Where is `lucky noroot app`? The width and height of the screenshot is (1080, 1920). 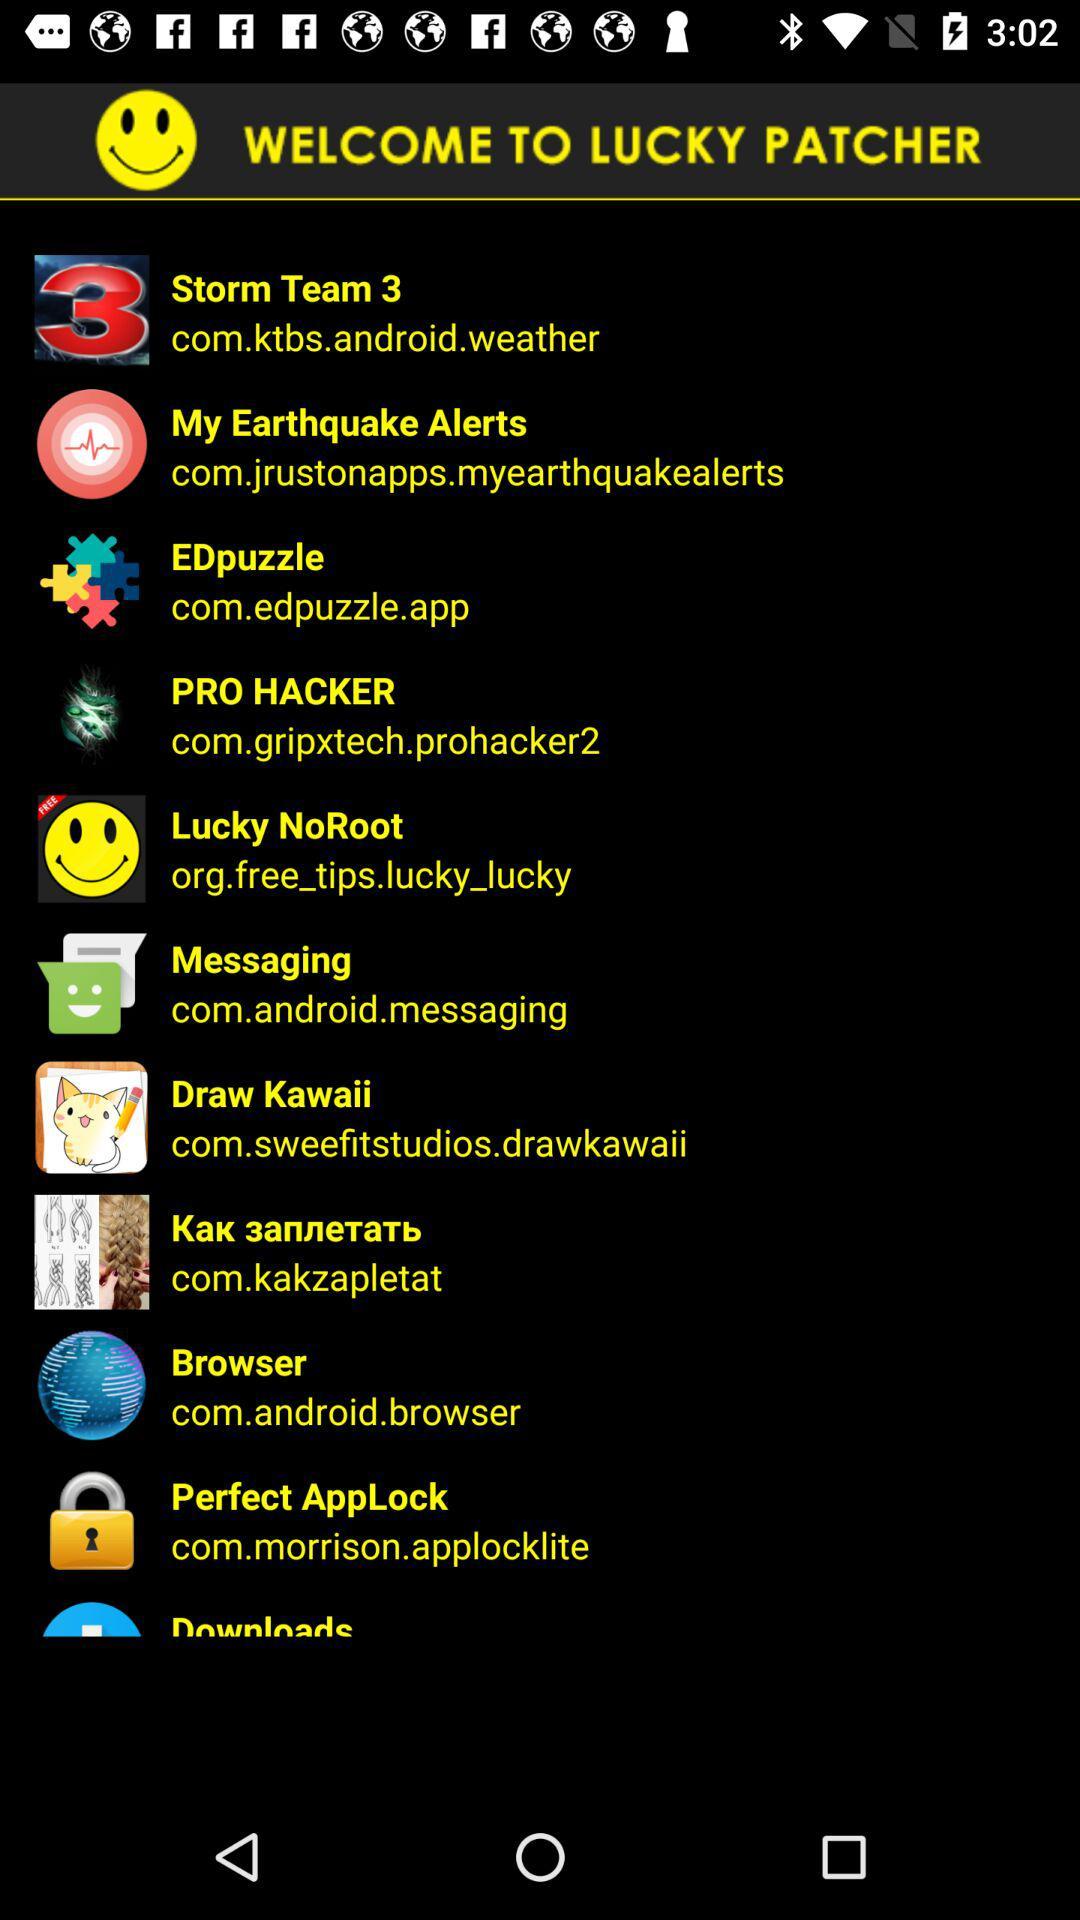
lucky noroot app is located at coordinates (611, 824).